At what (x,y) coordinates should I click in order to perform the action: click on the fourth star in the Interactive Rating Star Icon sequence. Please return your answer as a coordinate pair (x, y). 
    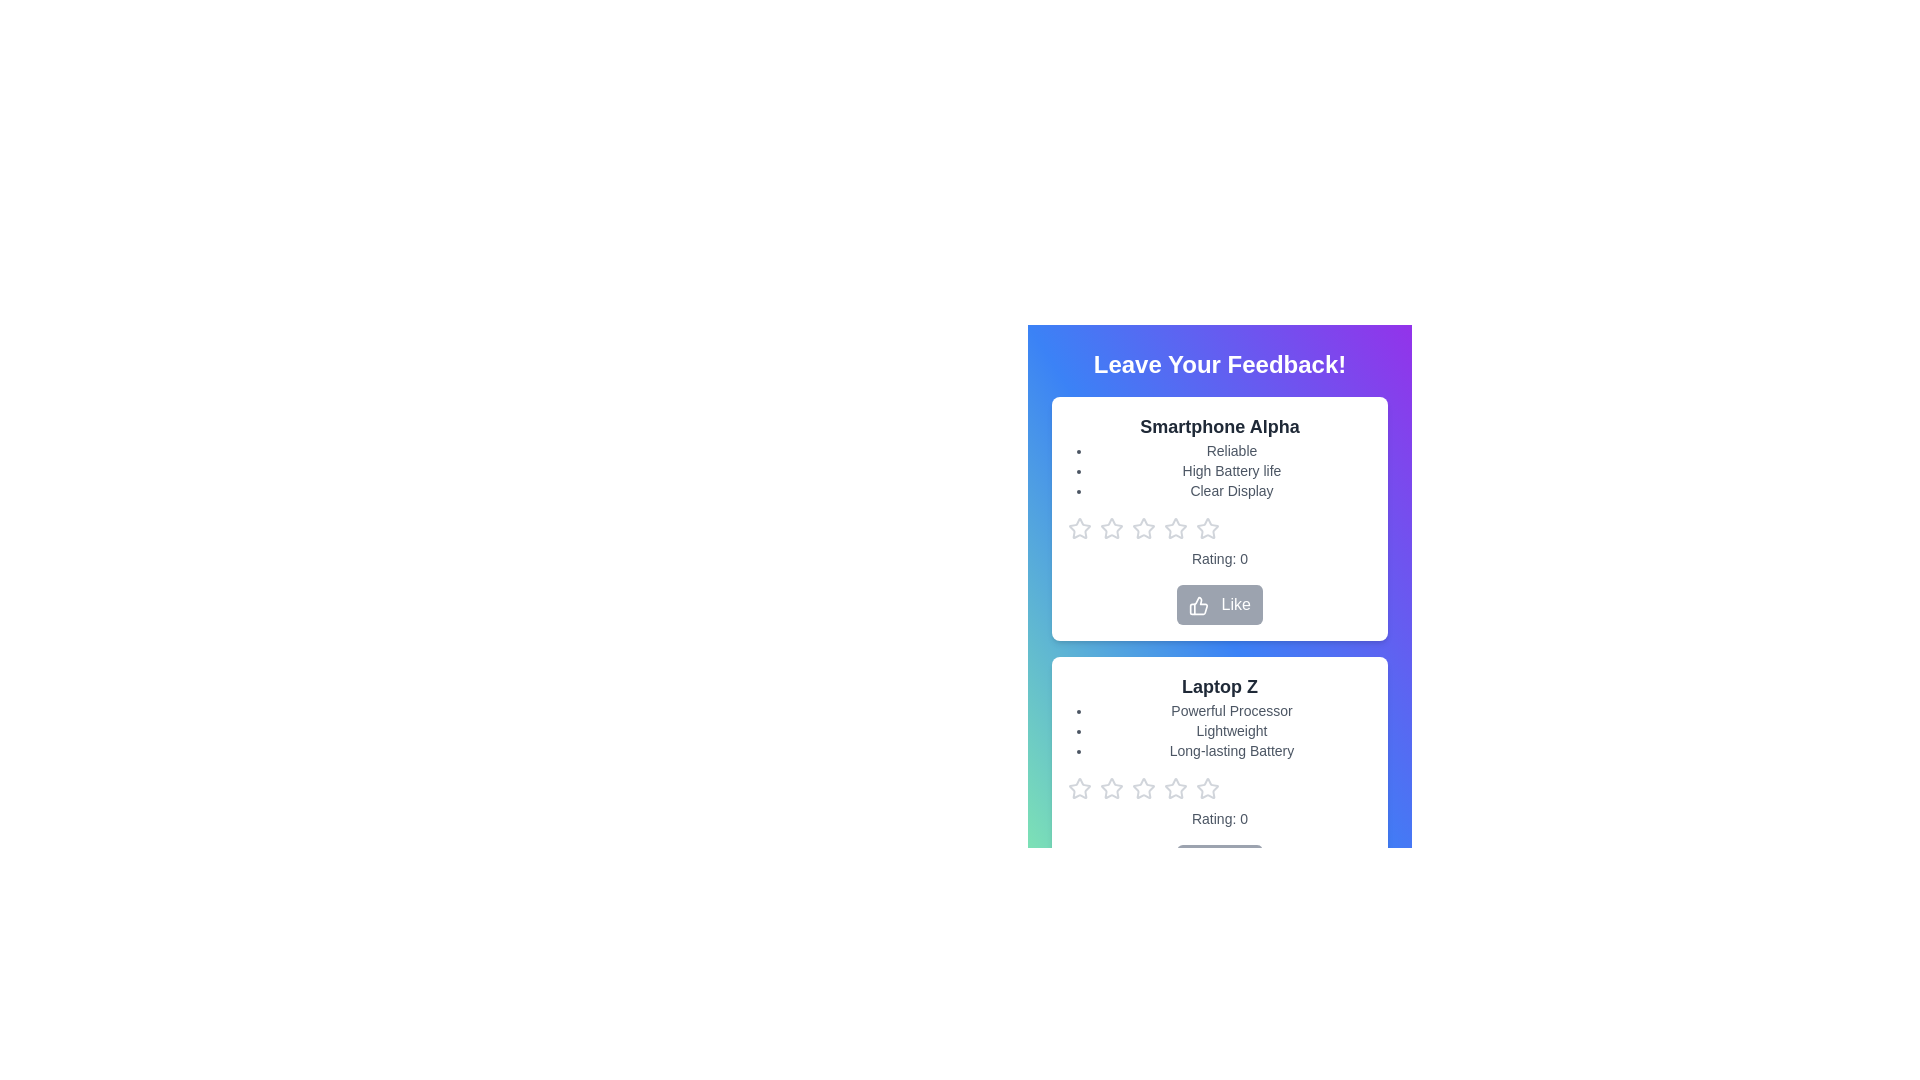
    Looking at the image, I should click on (1207, 527).